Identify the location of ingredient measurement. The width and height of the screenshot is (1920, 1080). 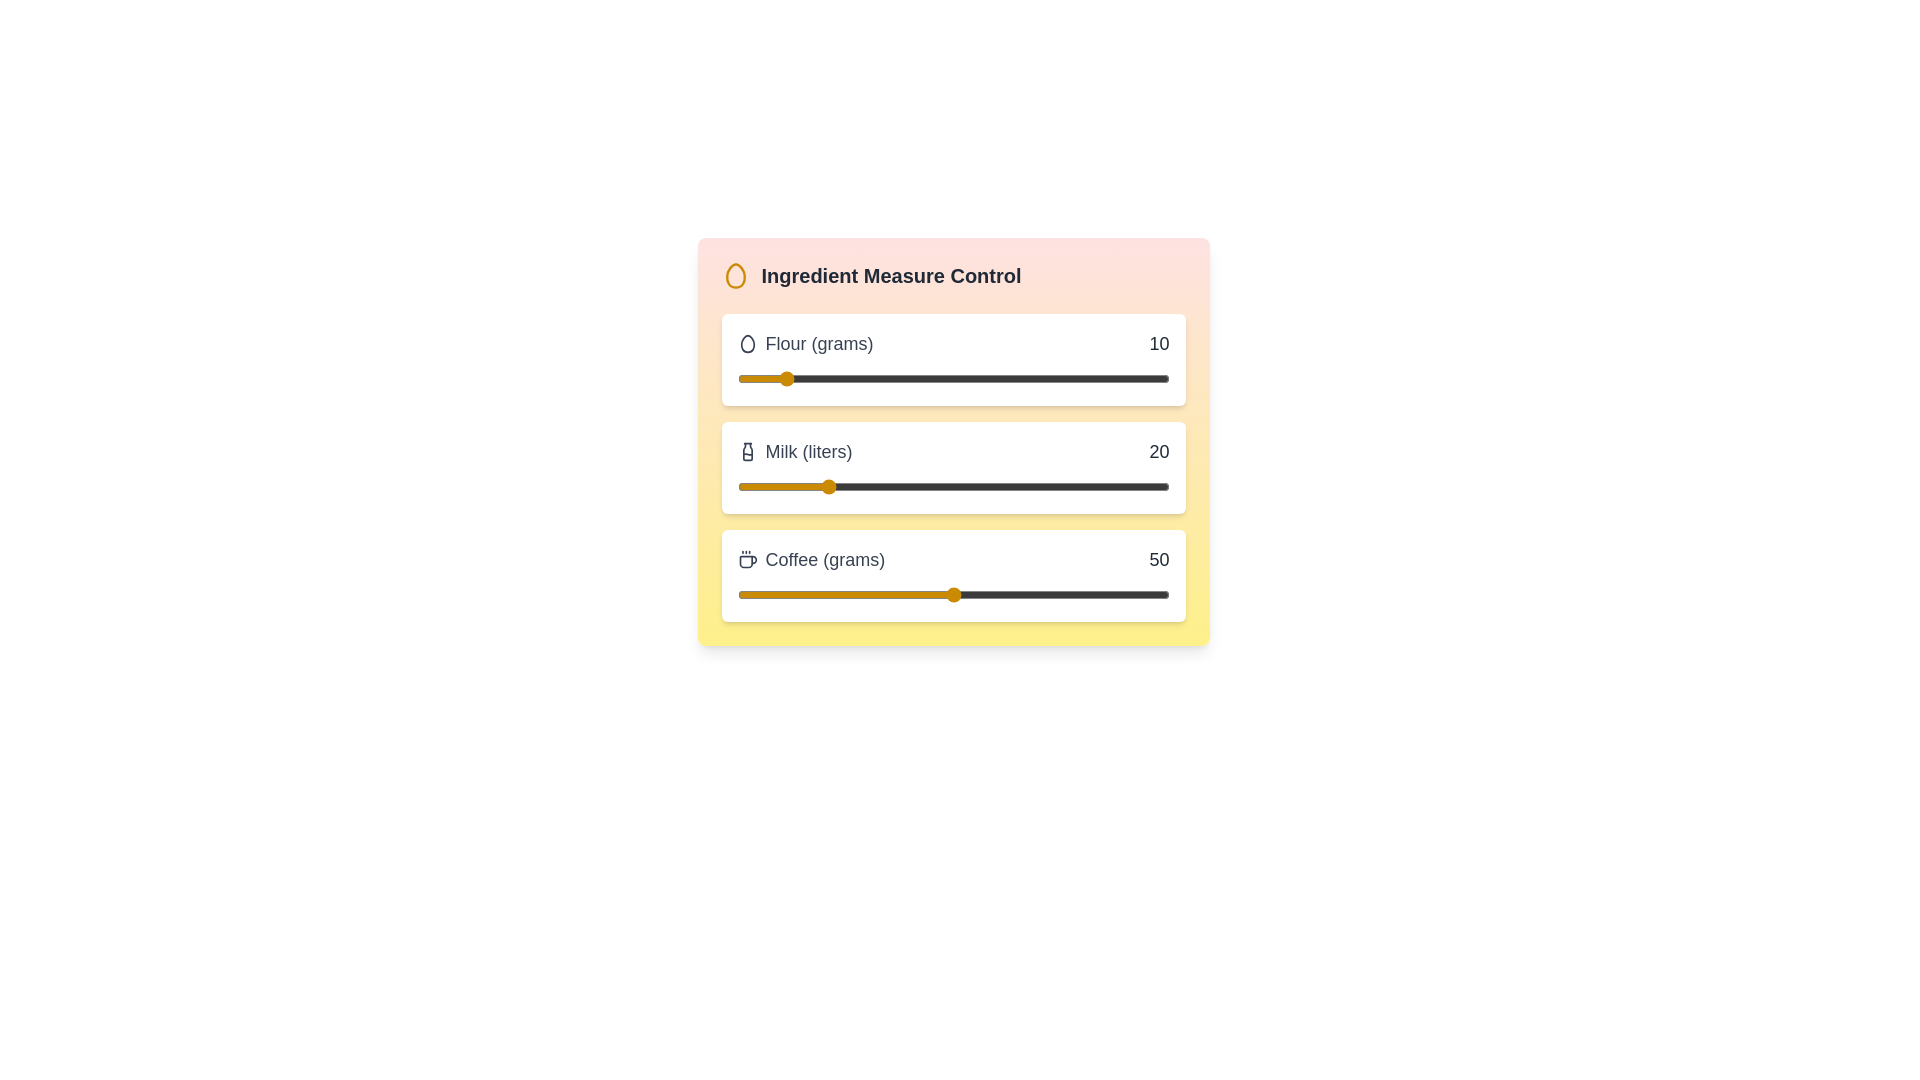
(784, 378).